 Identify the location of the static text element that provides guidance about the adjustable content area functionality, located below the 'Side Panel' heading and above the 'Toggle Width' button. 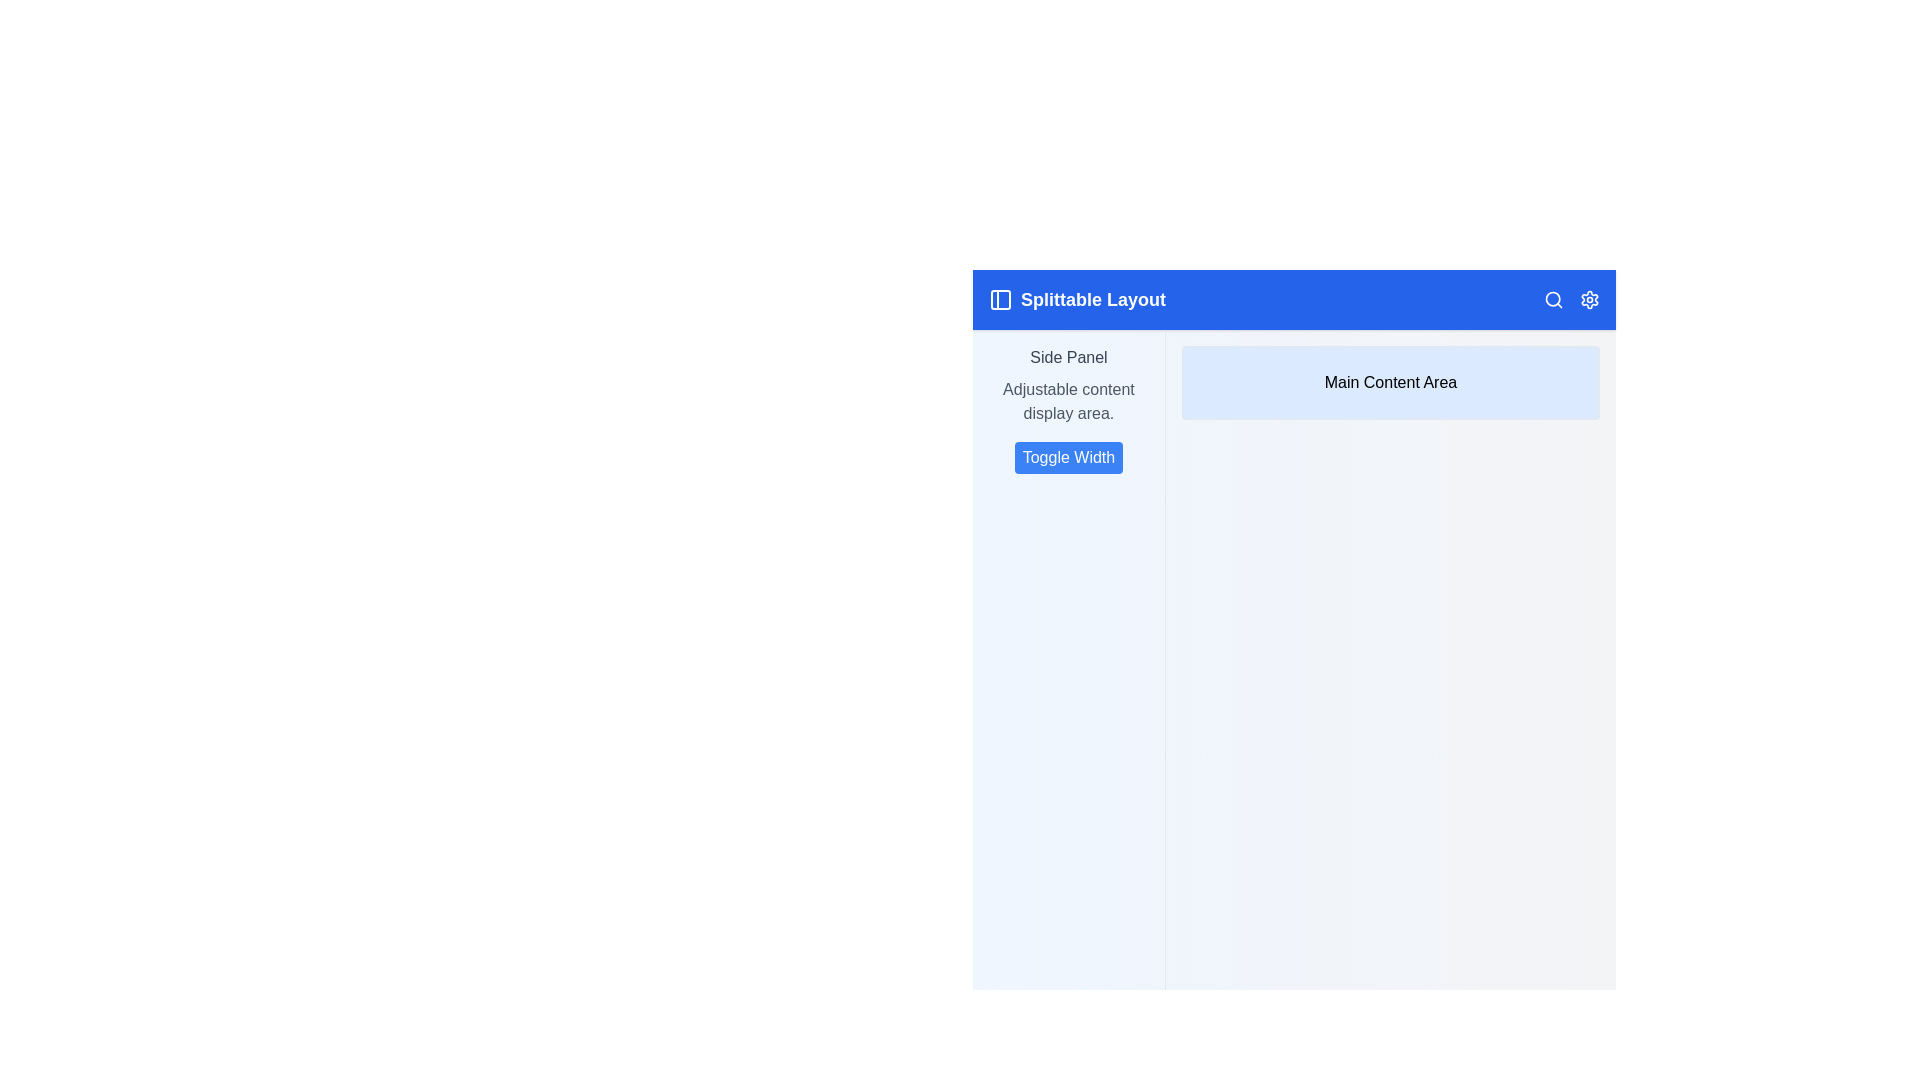
(1067, 401).